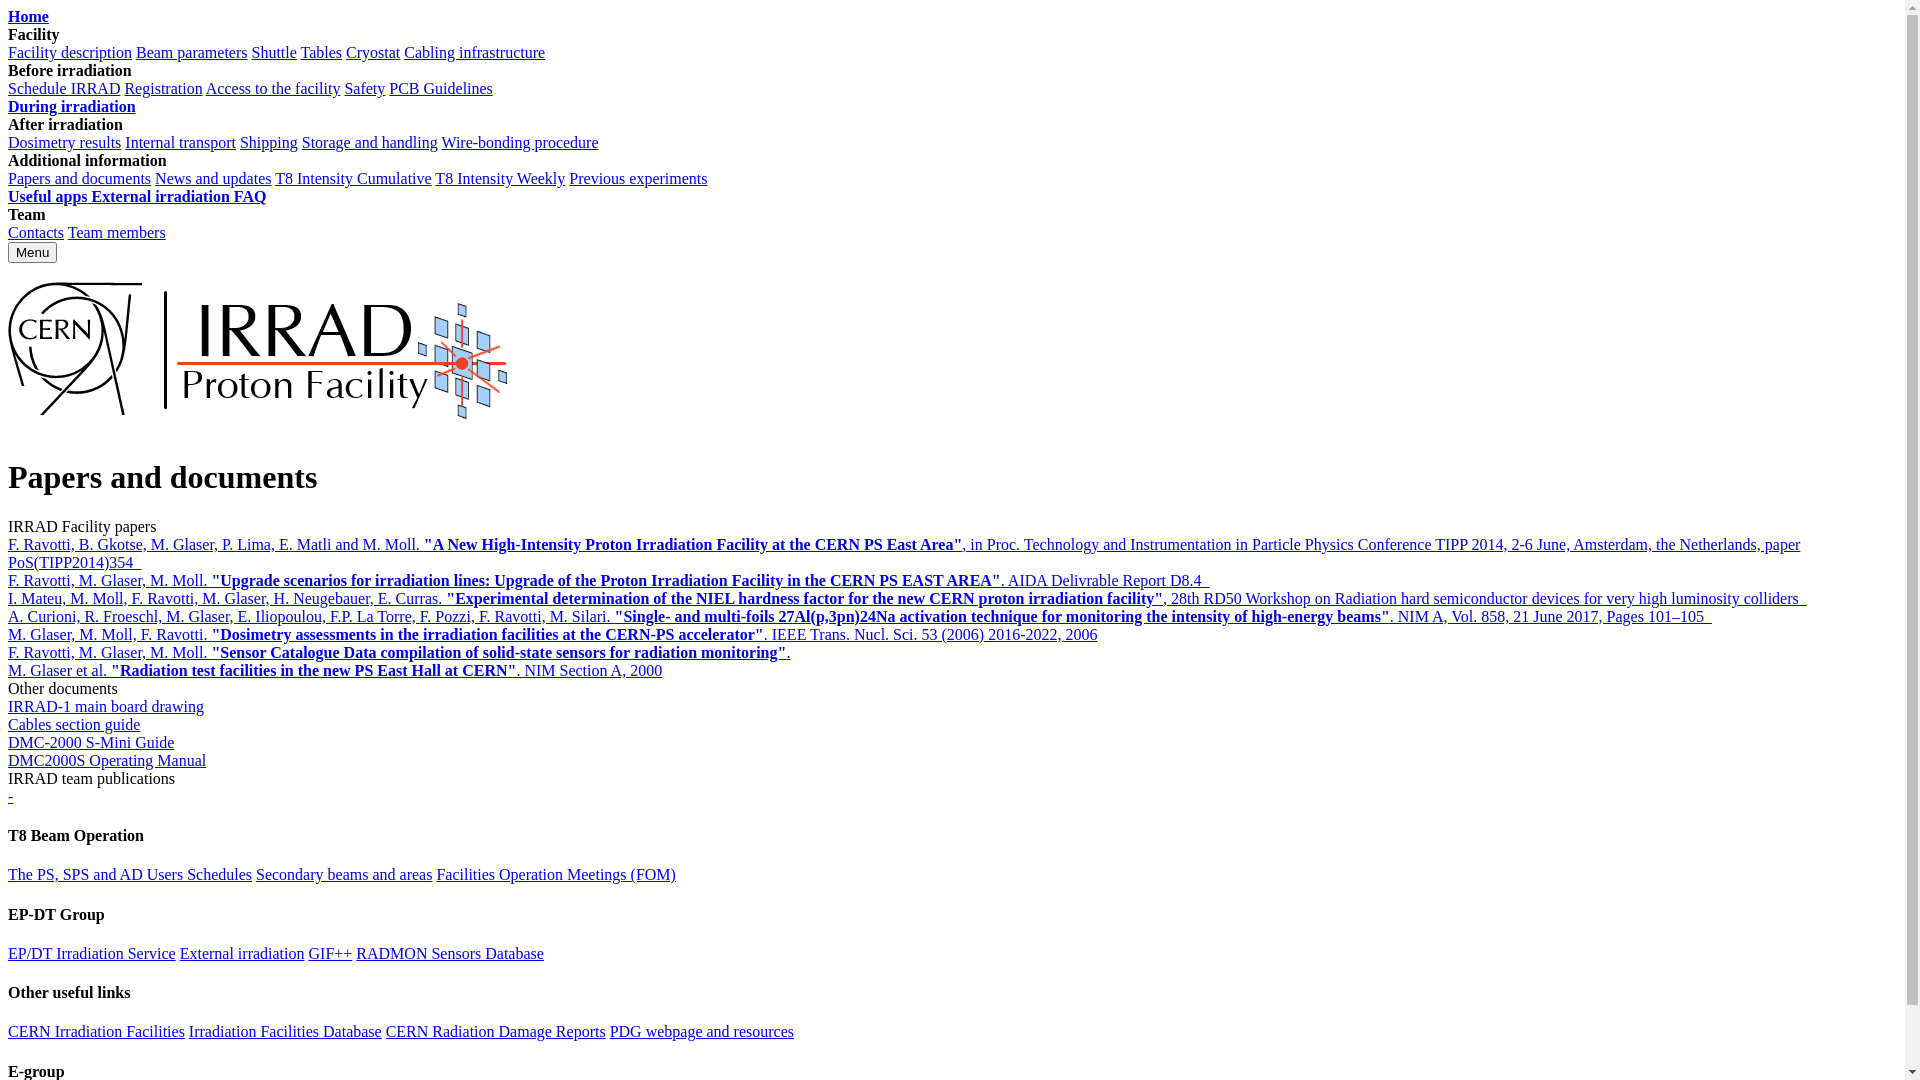 The image size is (1920, 1080). Describe the element at coordinates (64, 141) in the screenshot. I see `'Dosimetry results'` at that location.